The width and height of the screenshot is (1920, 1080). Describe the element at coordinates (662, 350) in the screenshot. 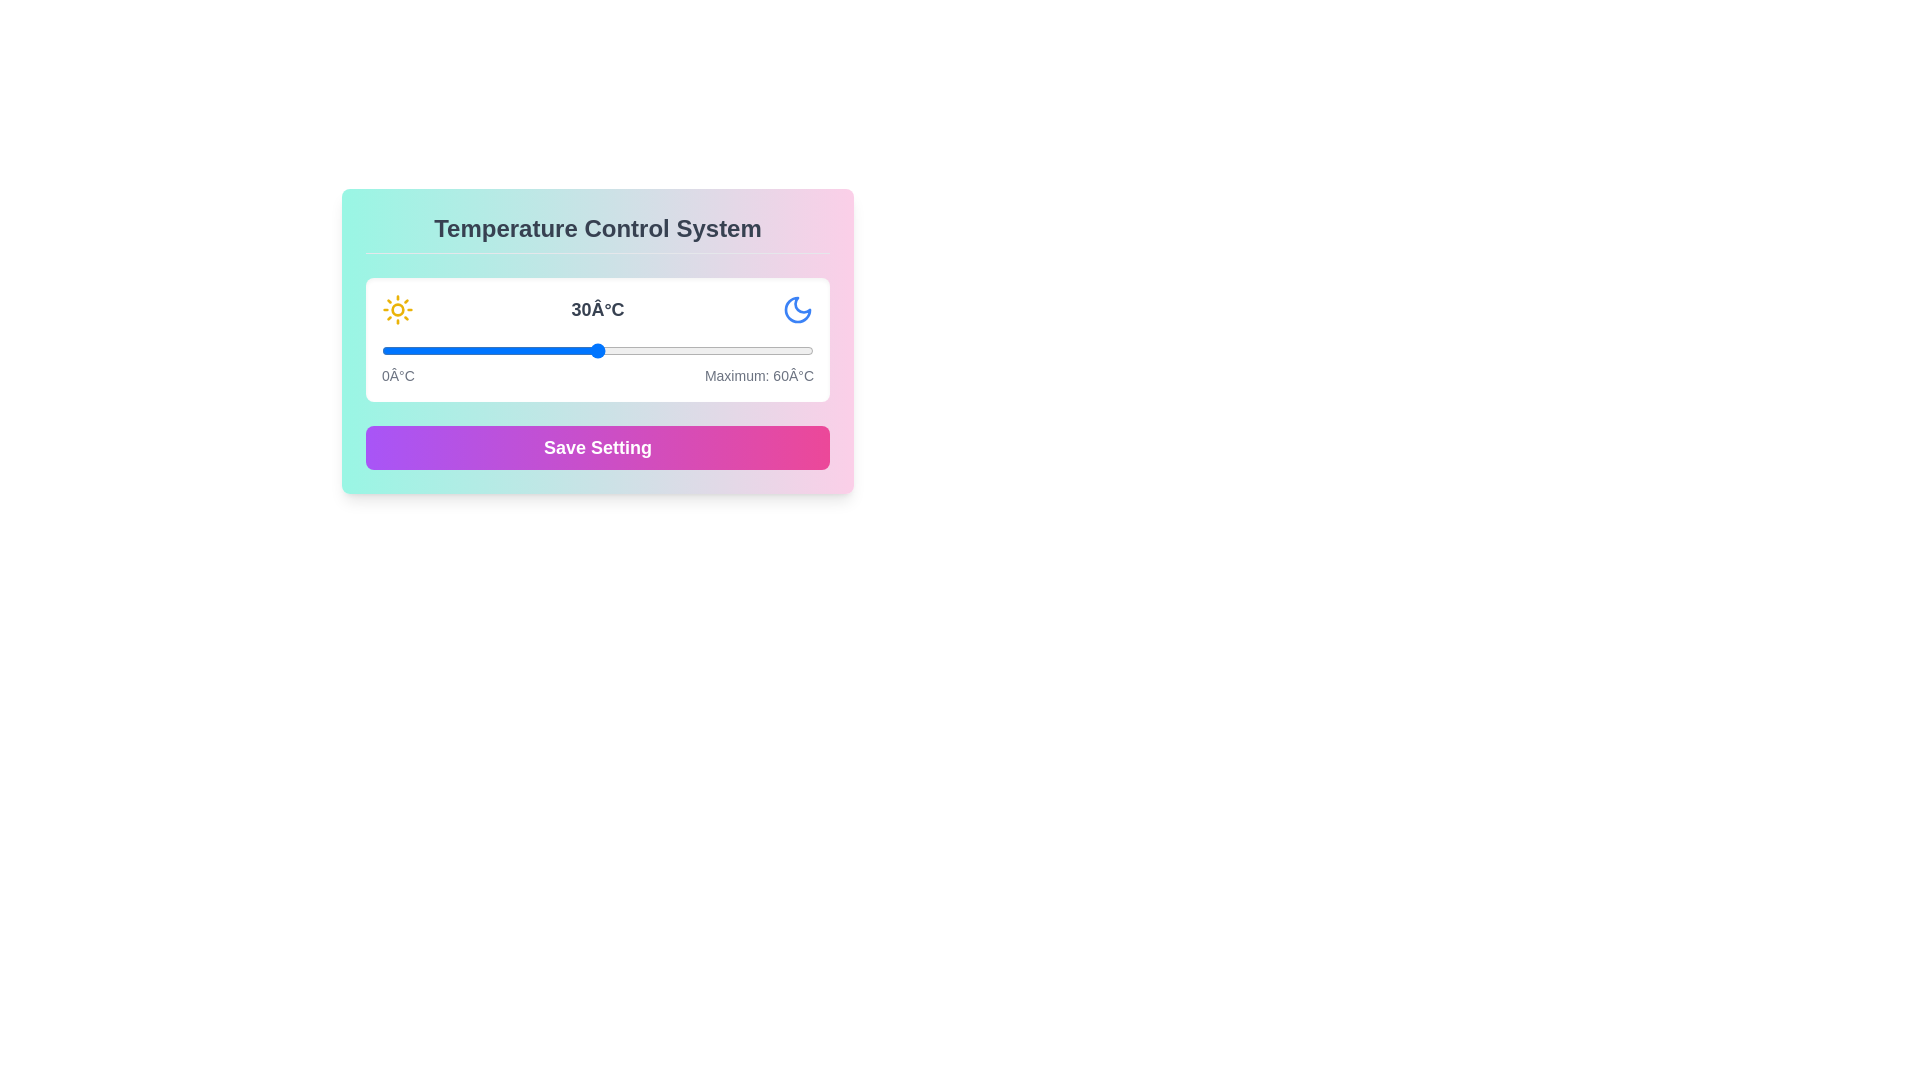

I see `the temperature slider to set the temperature to 39°C` at that location.